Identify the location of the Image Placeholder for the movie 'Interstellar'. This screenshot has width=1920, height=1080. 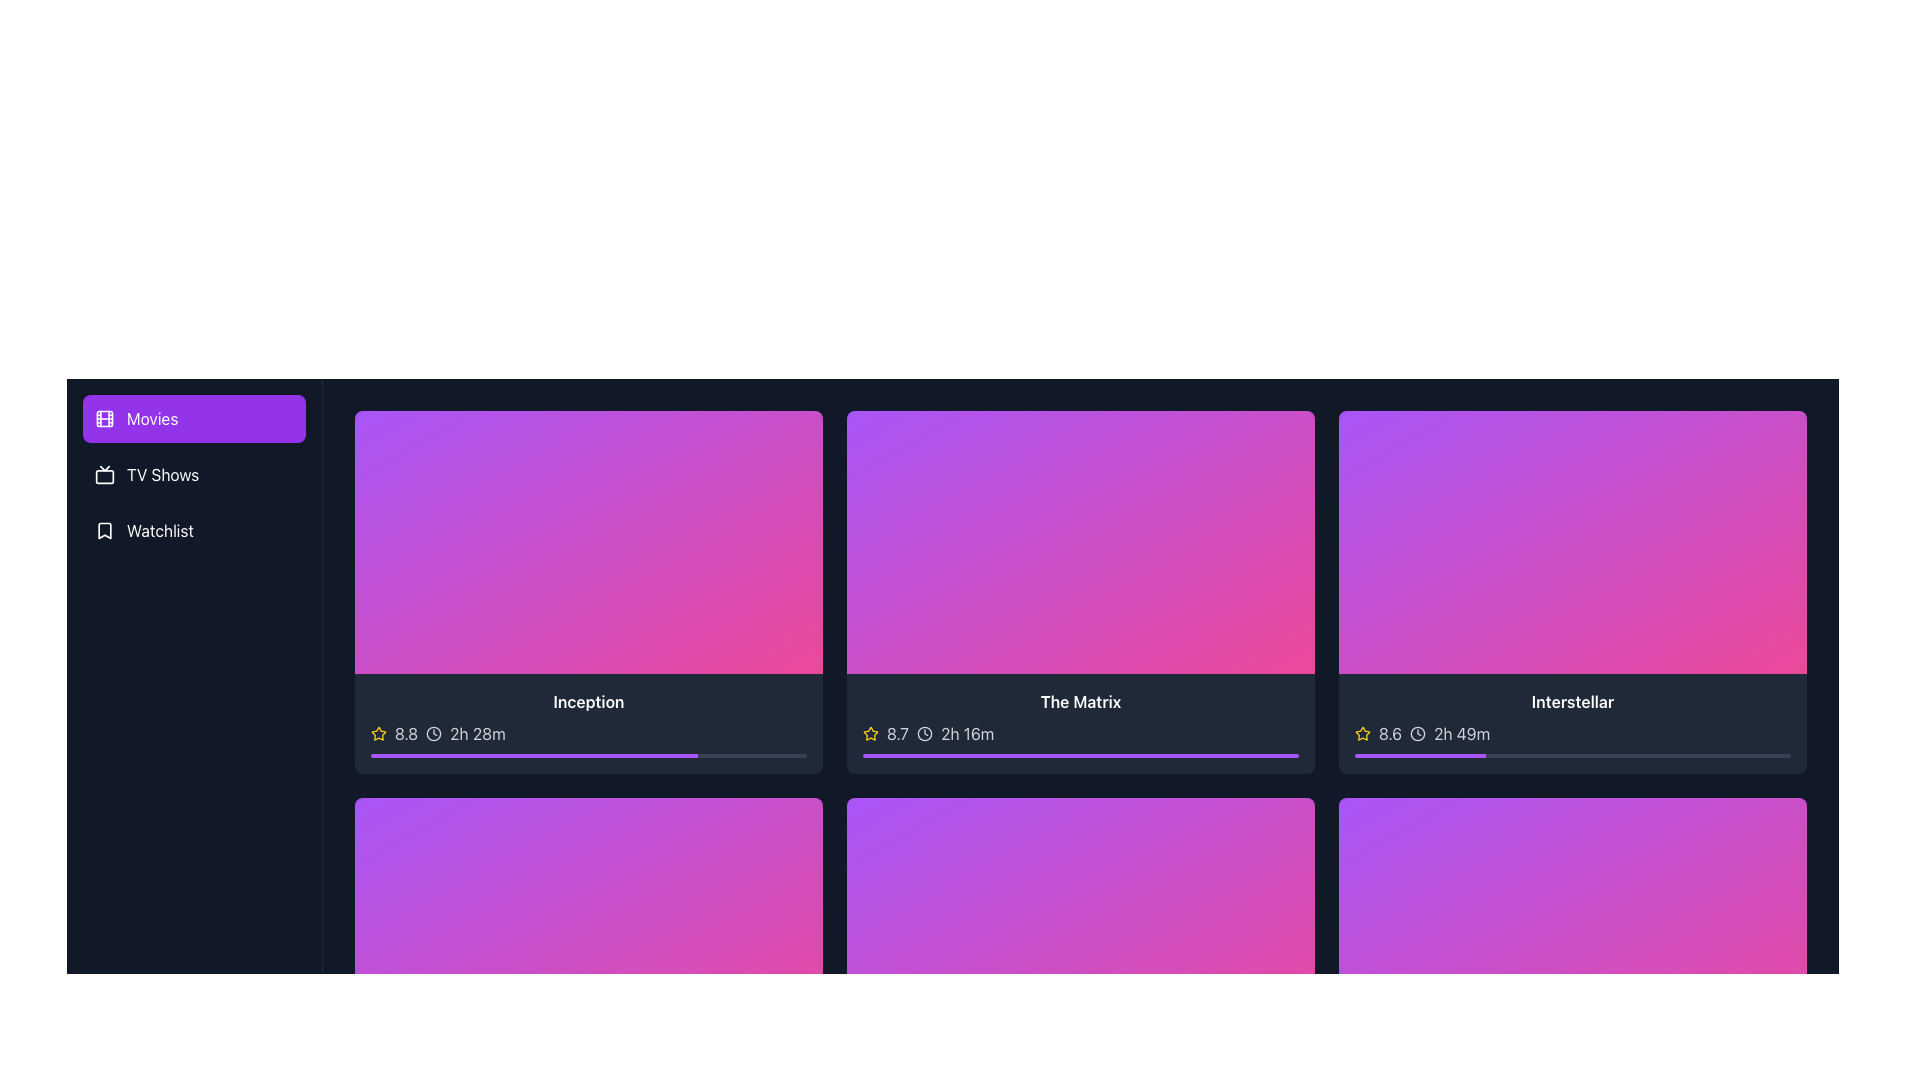
(1572, 542).